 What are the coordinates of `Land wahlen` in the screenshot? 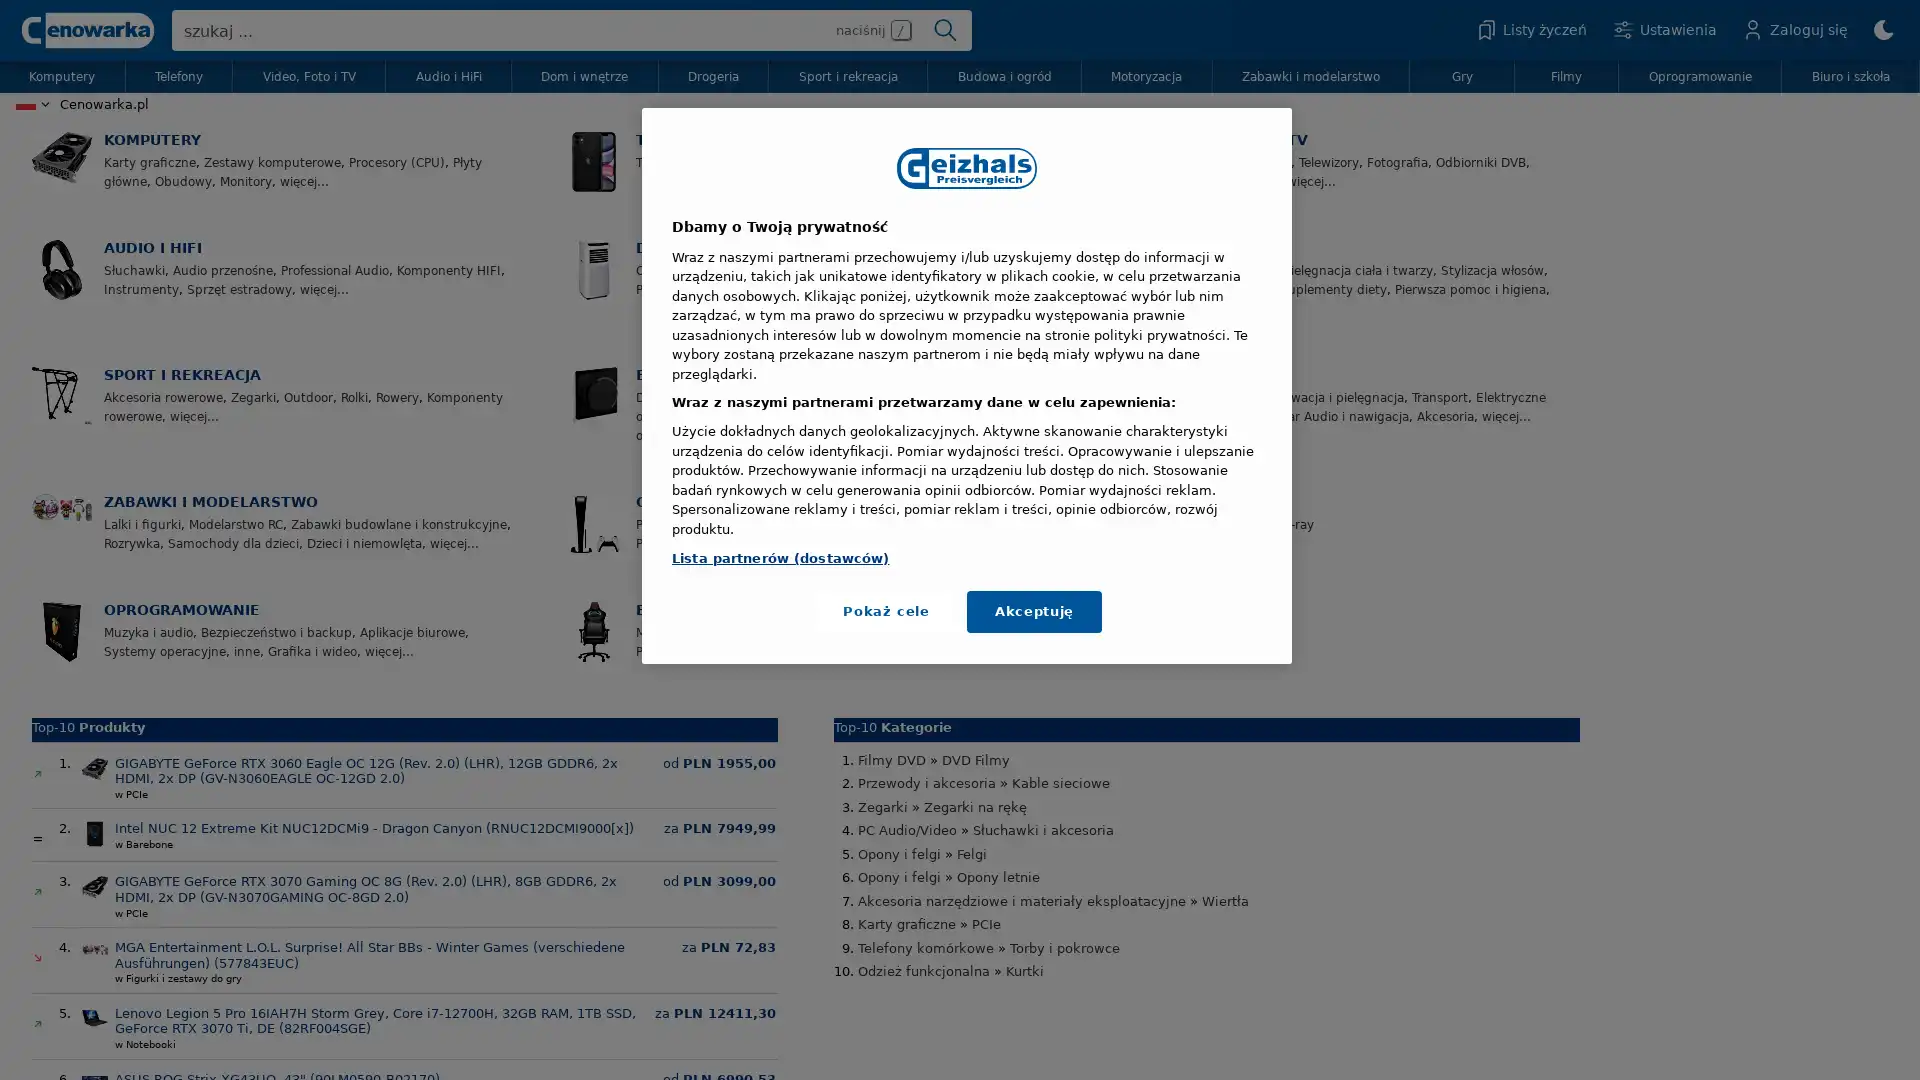 It's located at (33, 103).